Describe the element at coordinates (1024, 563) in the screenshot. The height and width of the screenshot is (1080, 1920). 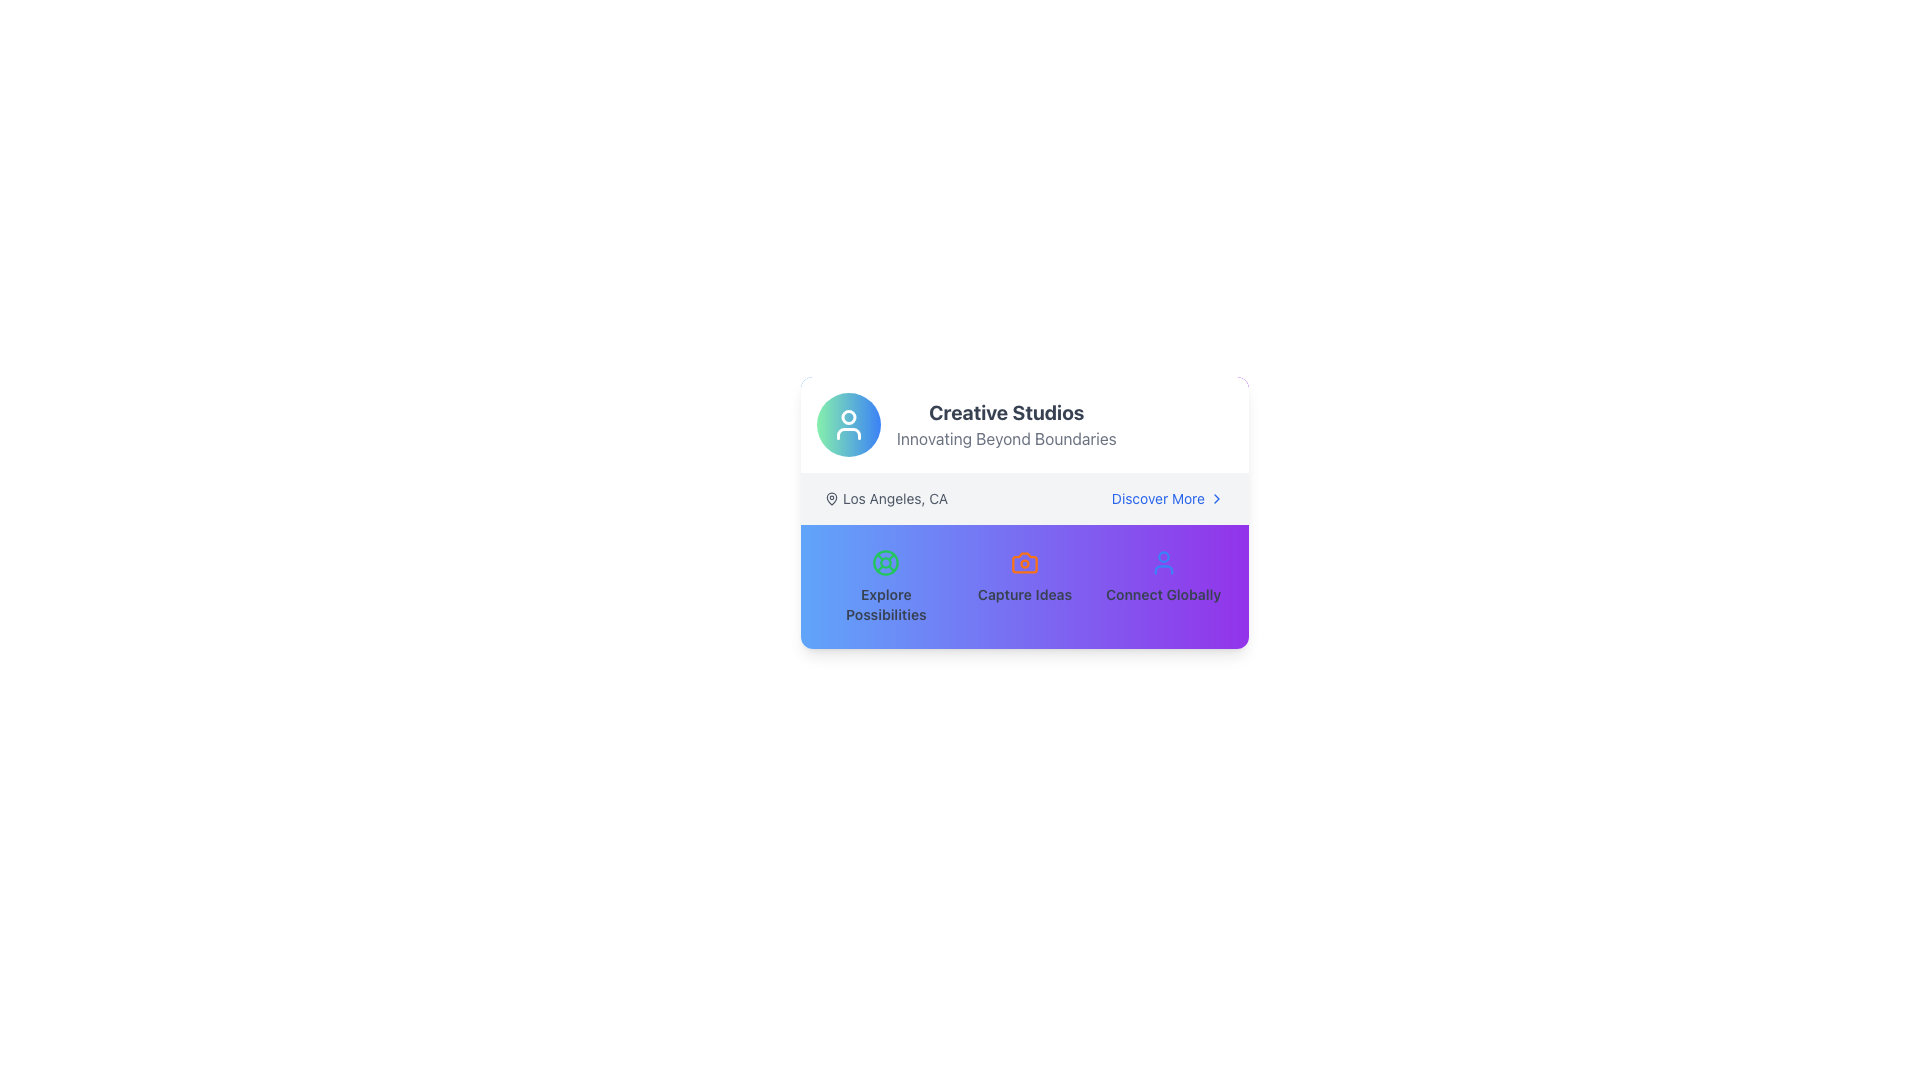
I see `the 'Capture Ideas' icon, which is centrally located in the 'Capture Ideas' section of a horizontal group of three sections at the bottom of the card` at that location.